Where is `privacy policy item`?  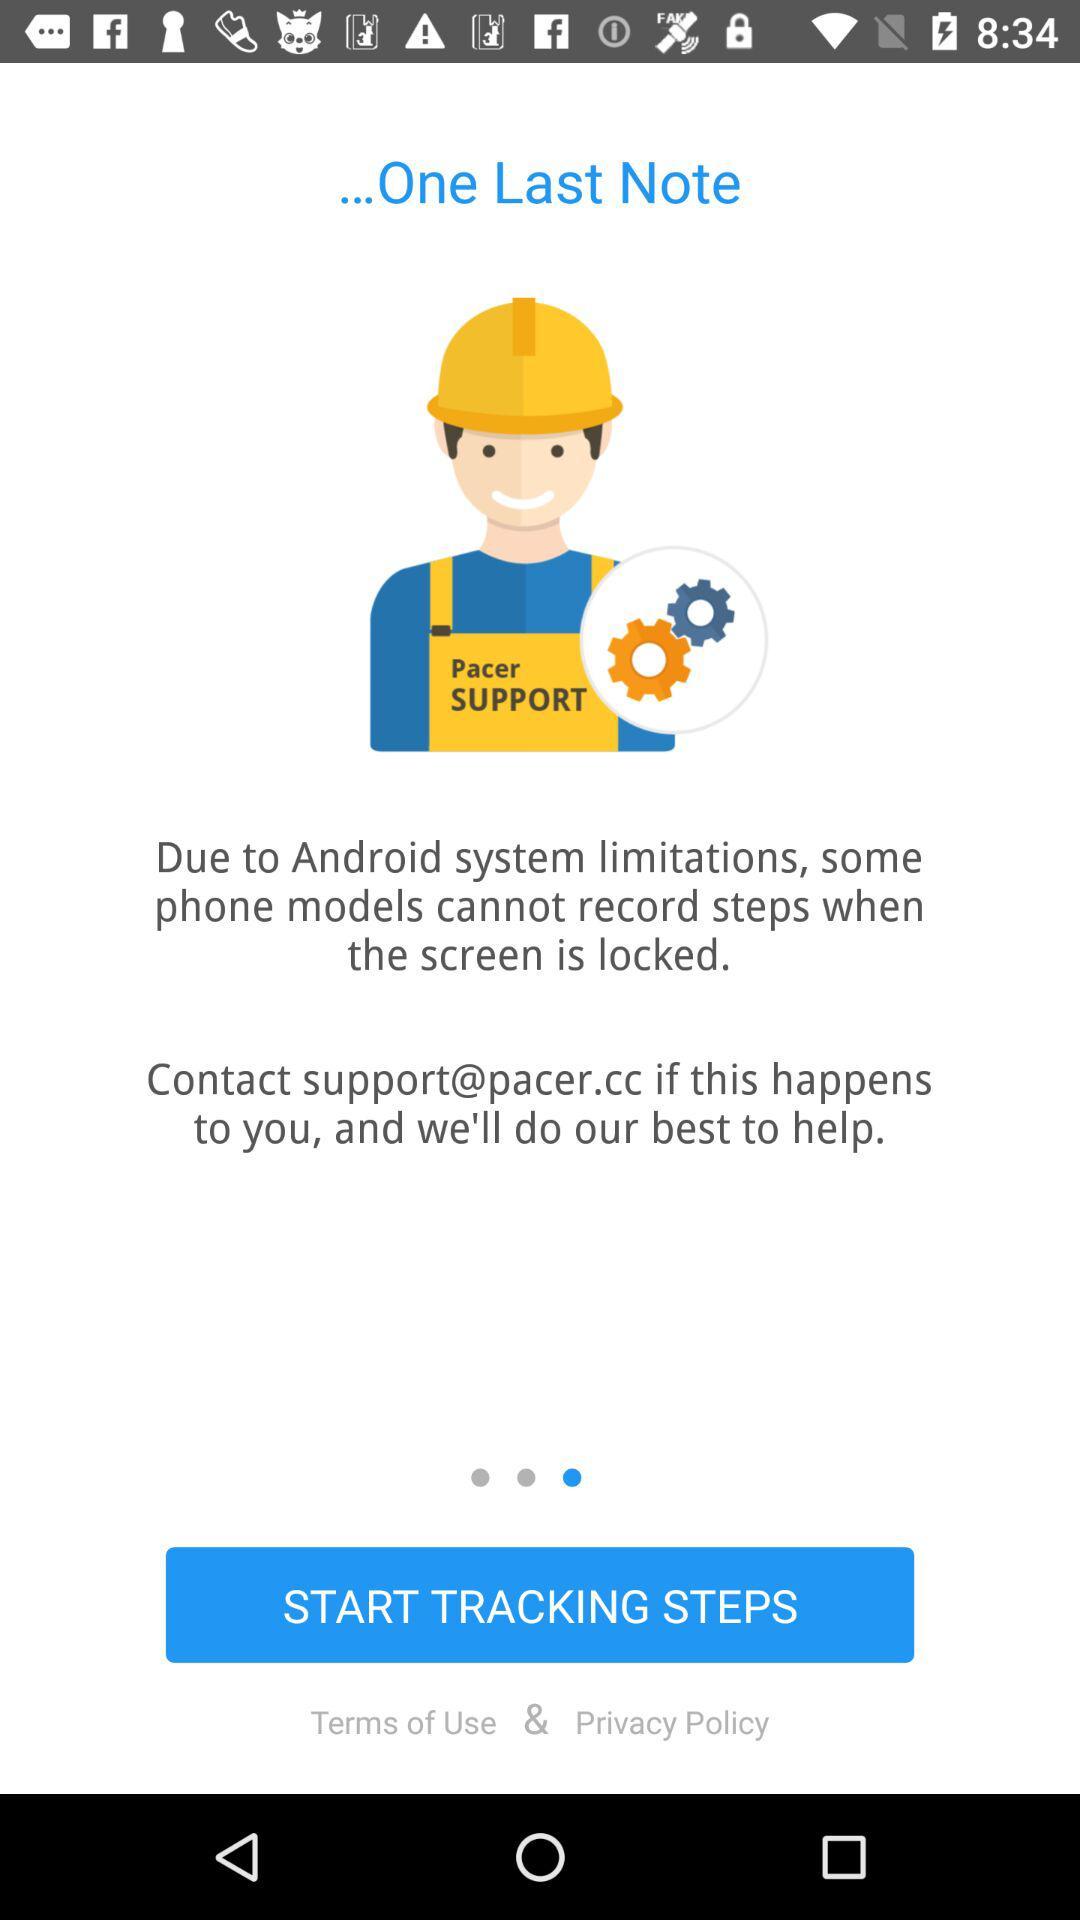
privacy policy item is located at coordinates (672, 1720).